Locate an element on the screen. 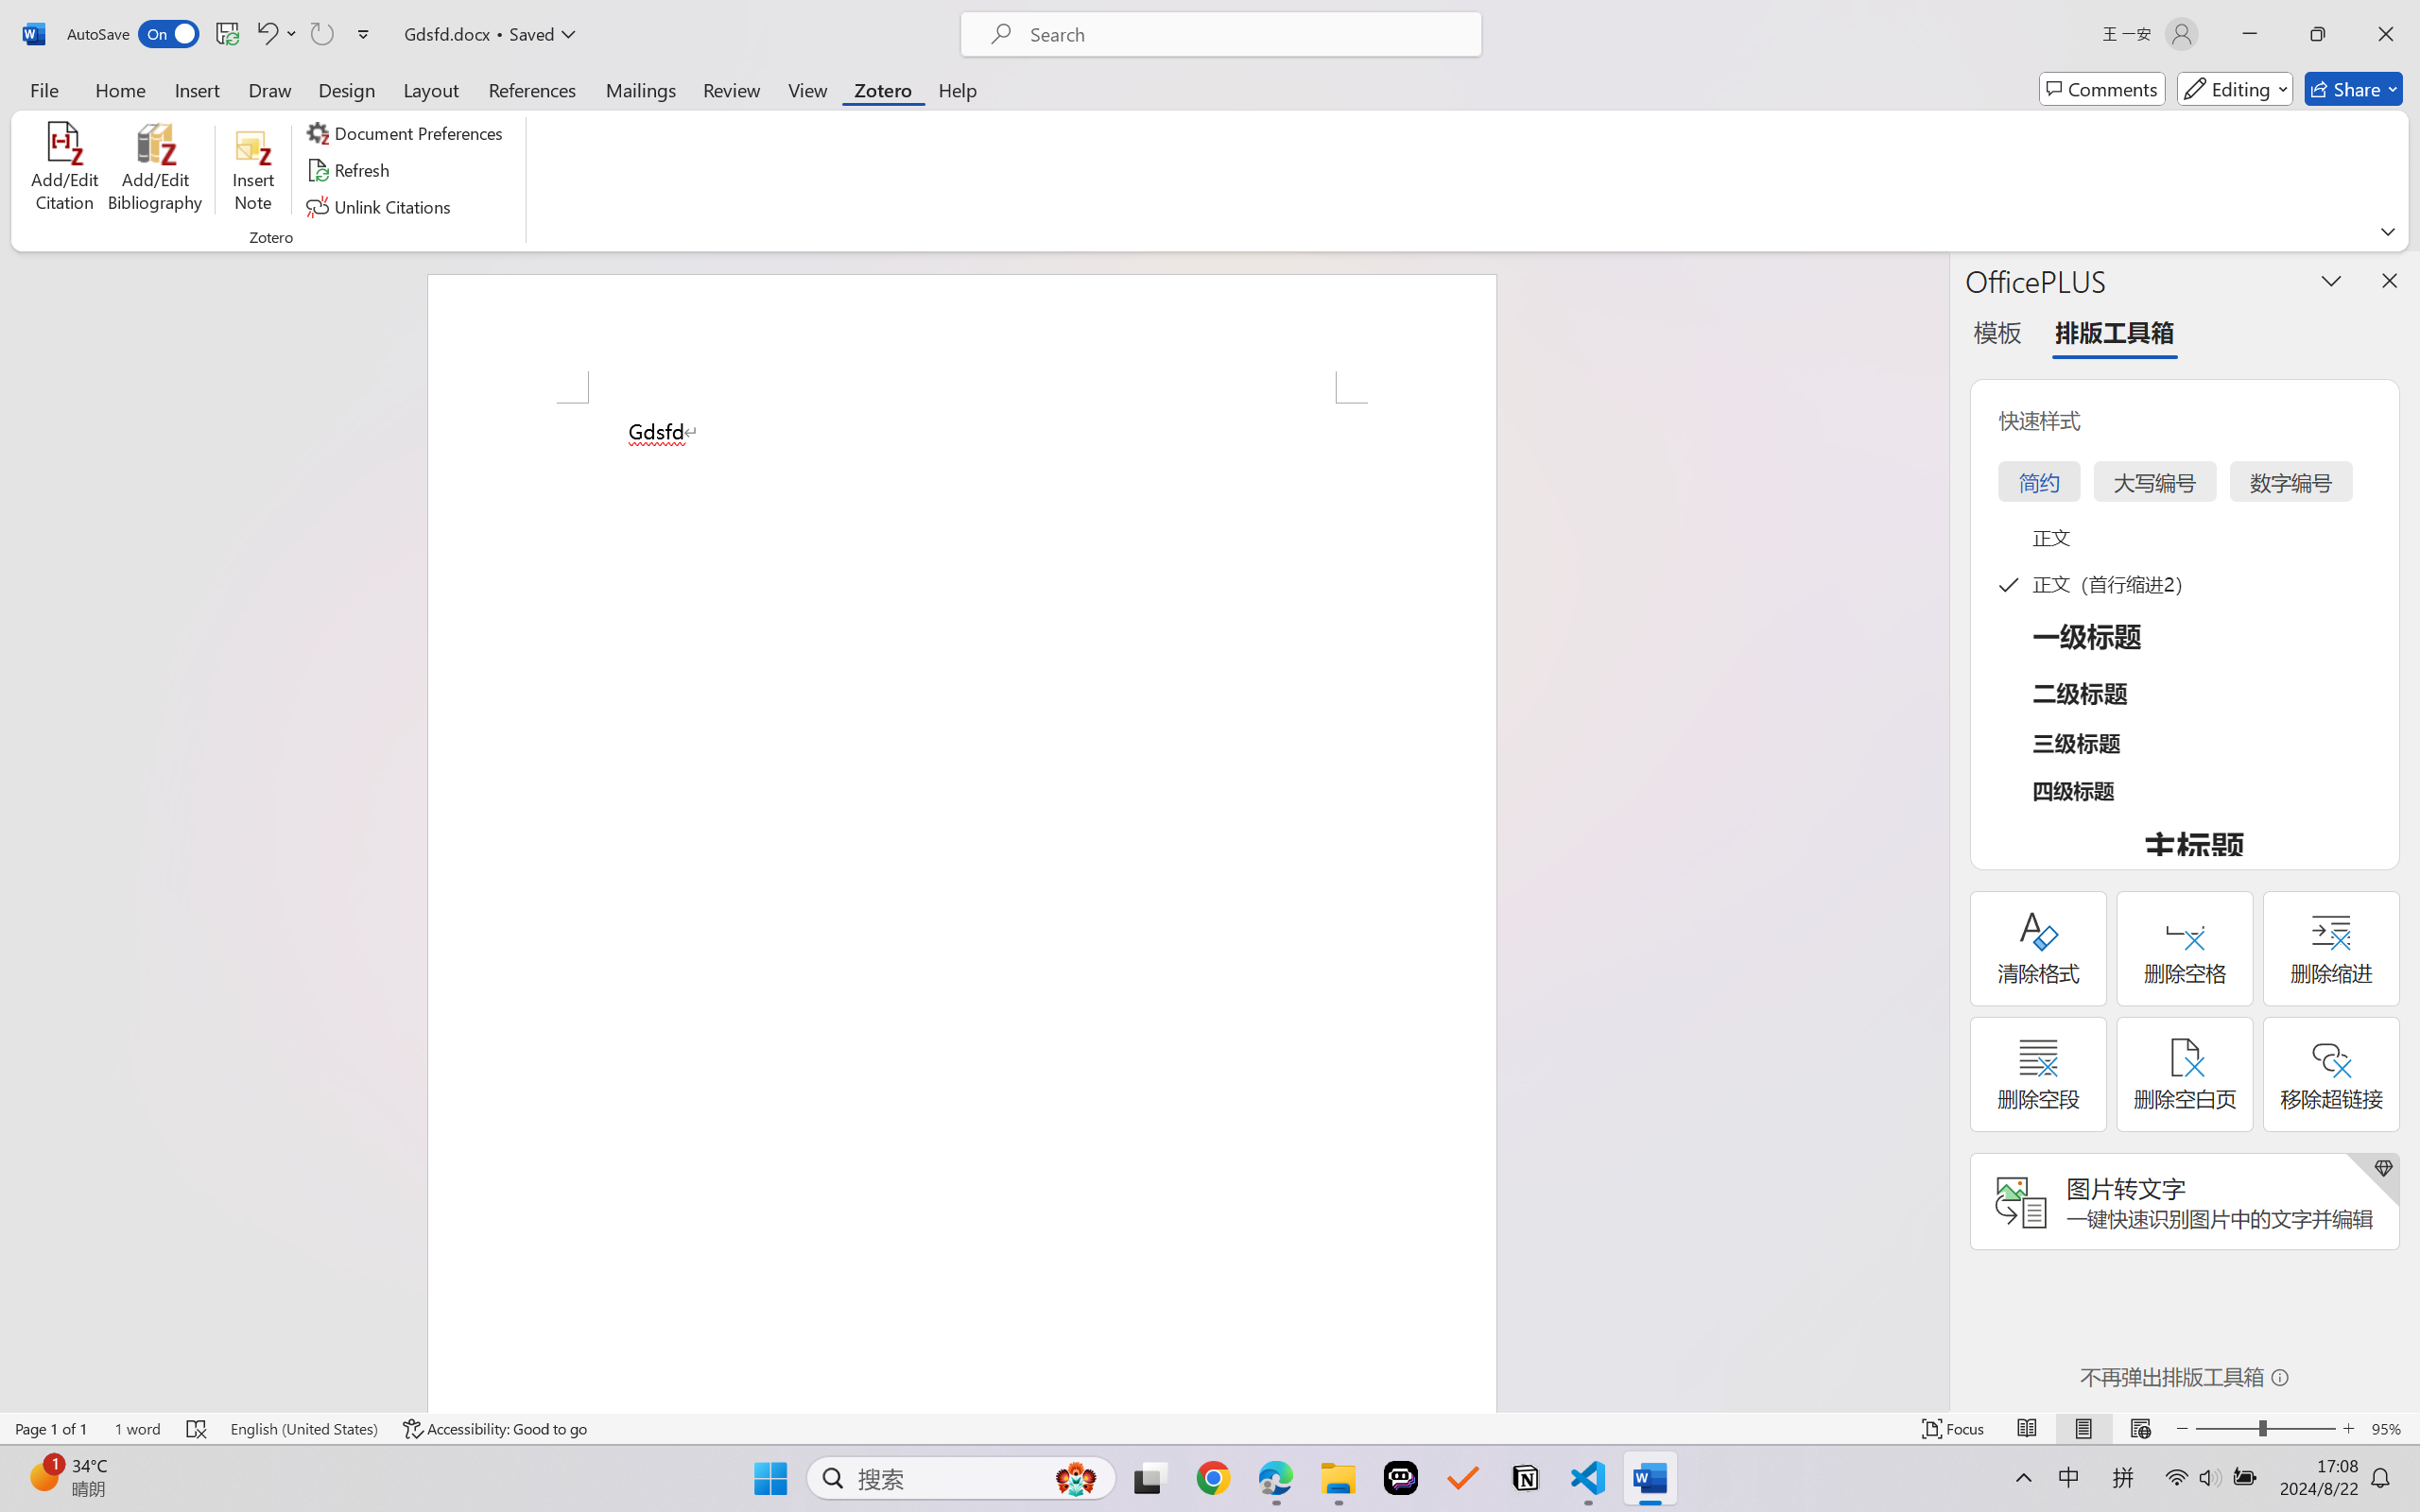 This screenshot has width=2420, height=1512. 'Spelling and Grammar Check Errors' is located at coordinates (197, 1428).